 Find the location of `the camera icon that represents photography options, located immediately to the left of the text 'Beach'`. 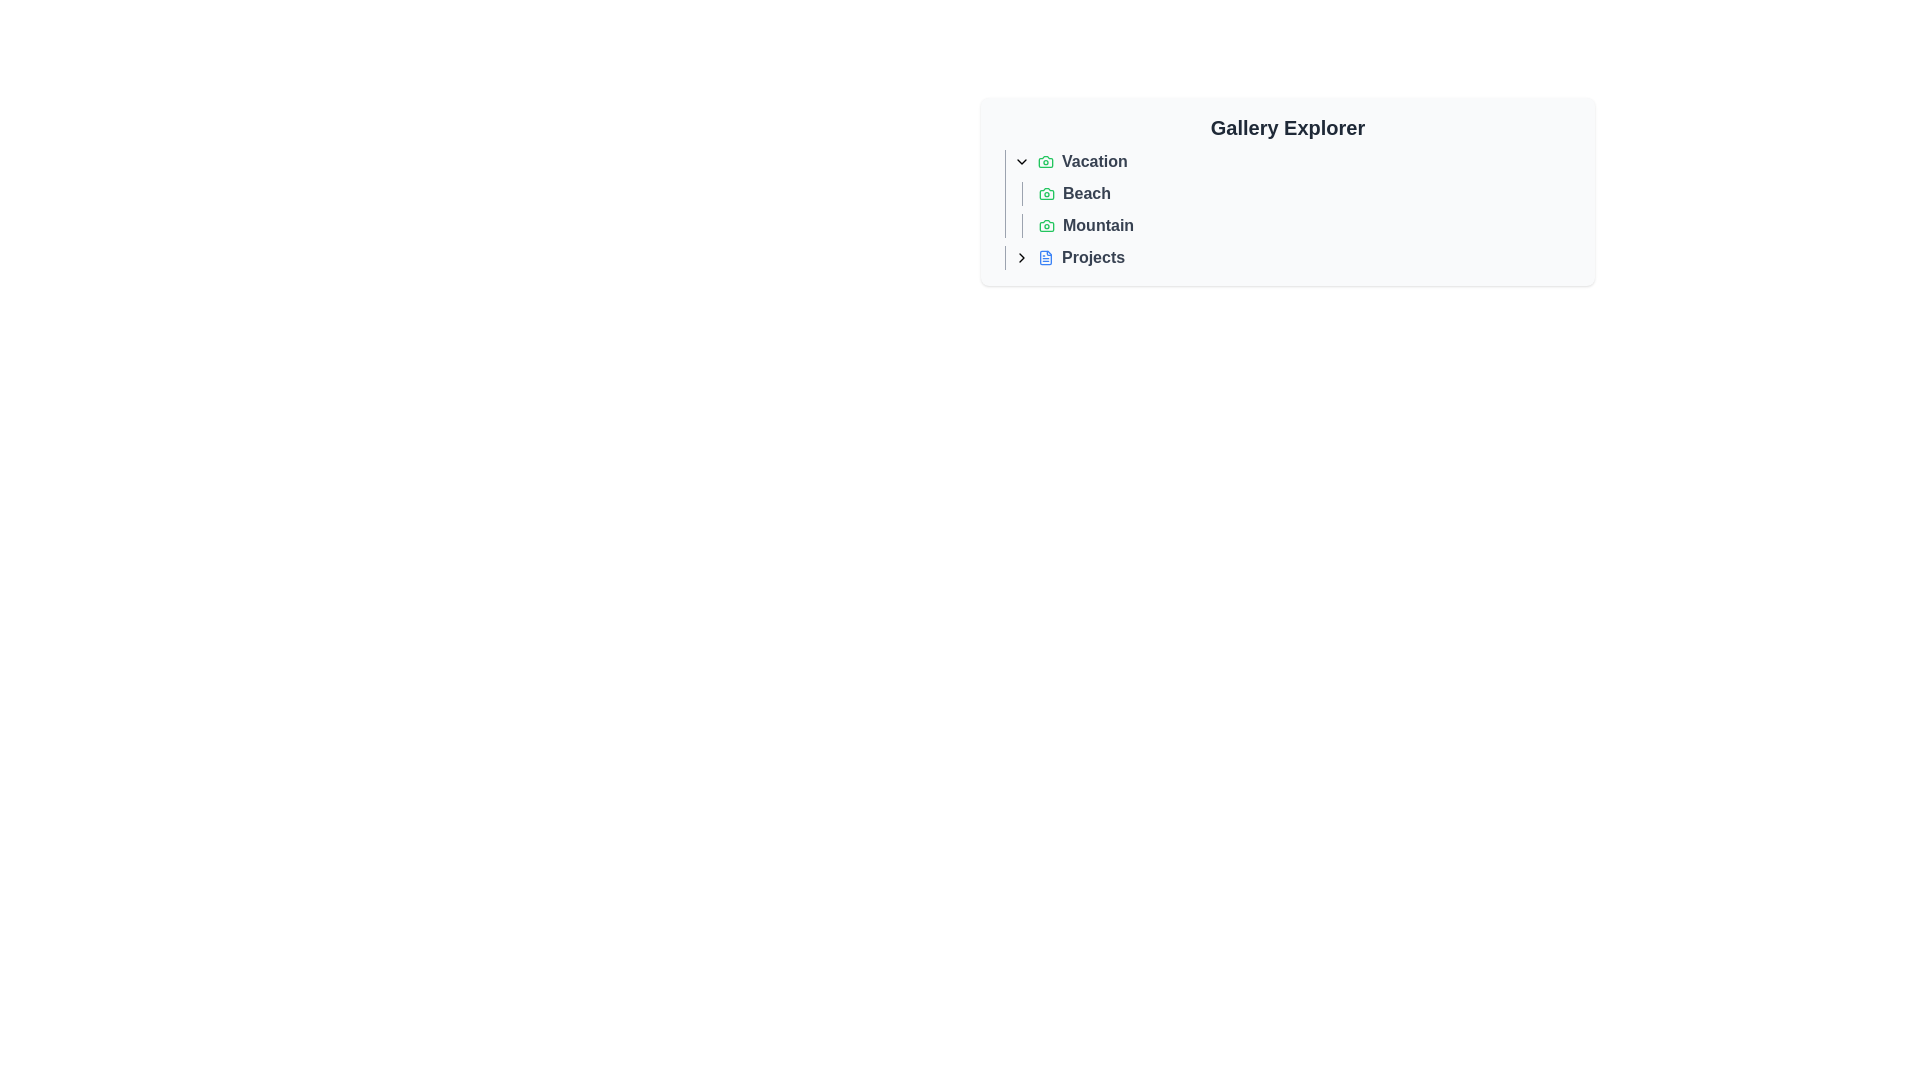

the camera icon that represents photography options, located immediately to the left of the text 'Beach' is located at coordinates (1045, 193).